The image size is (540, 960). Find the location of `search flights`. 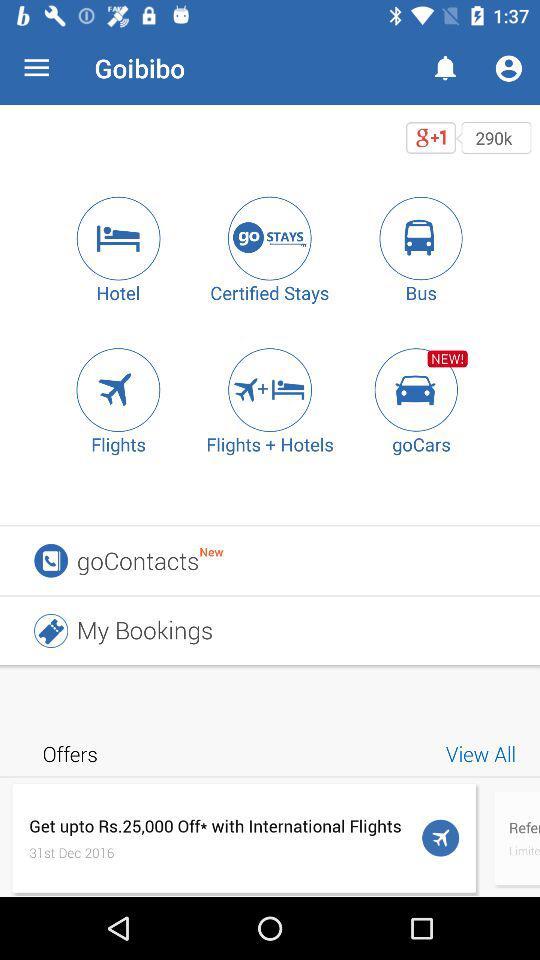

search flights is located at coordinates (118, 388).